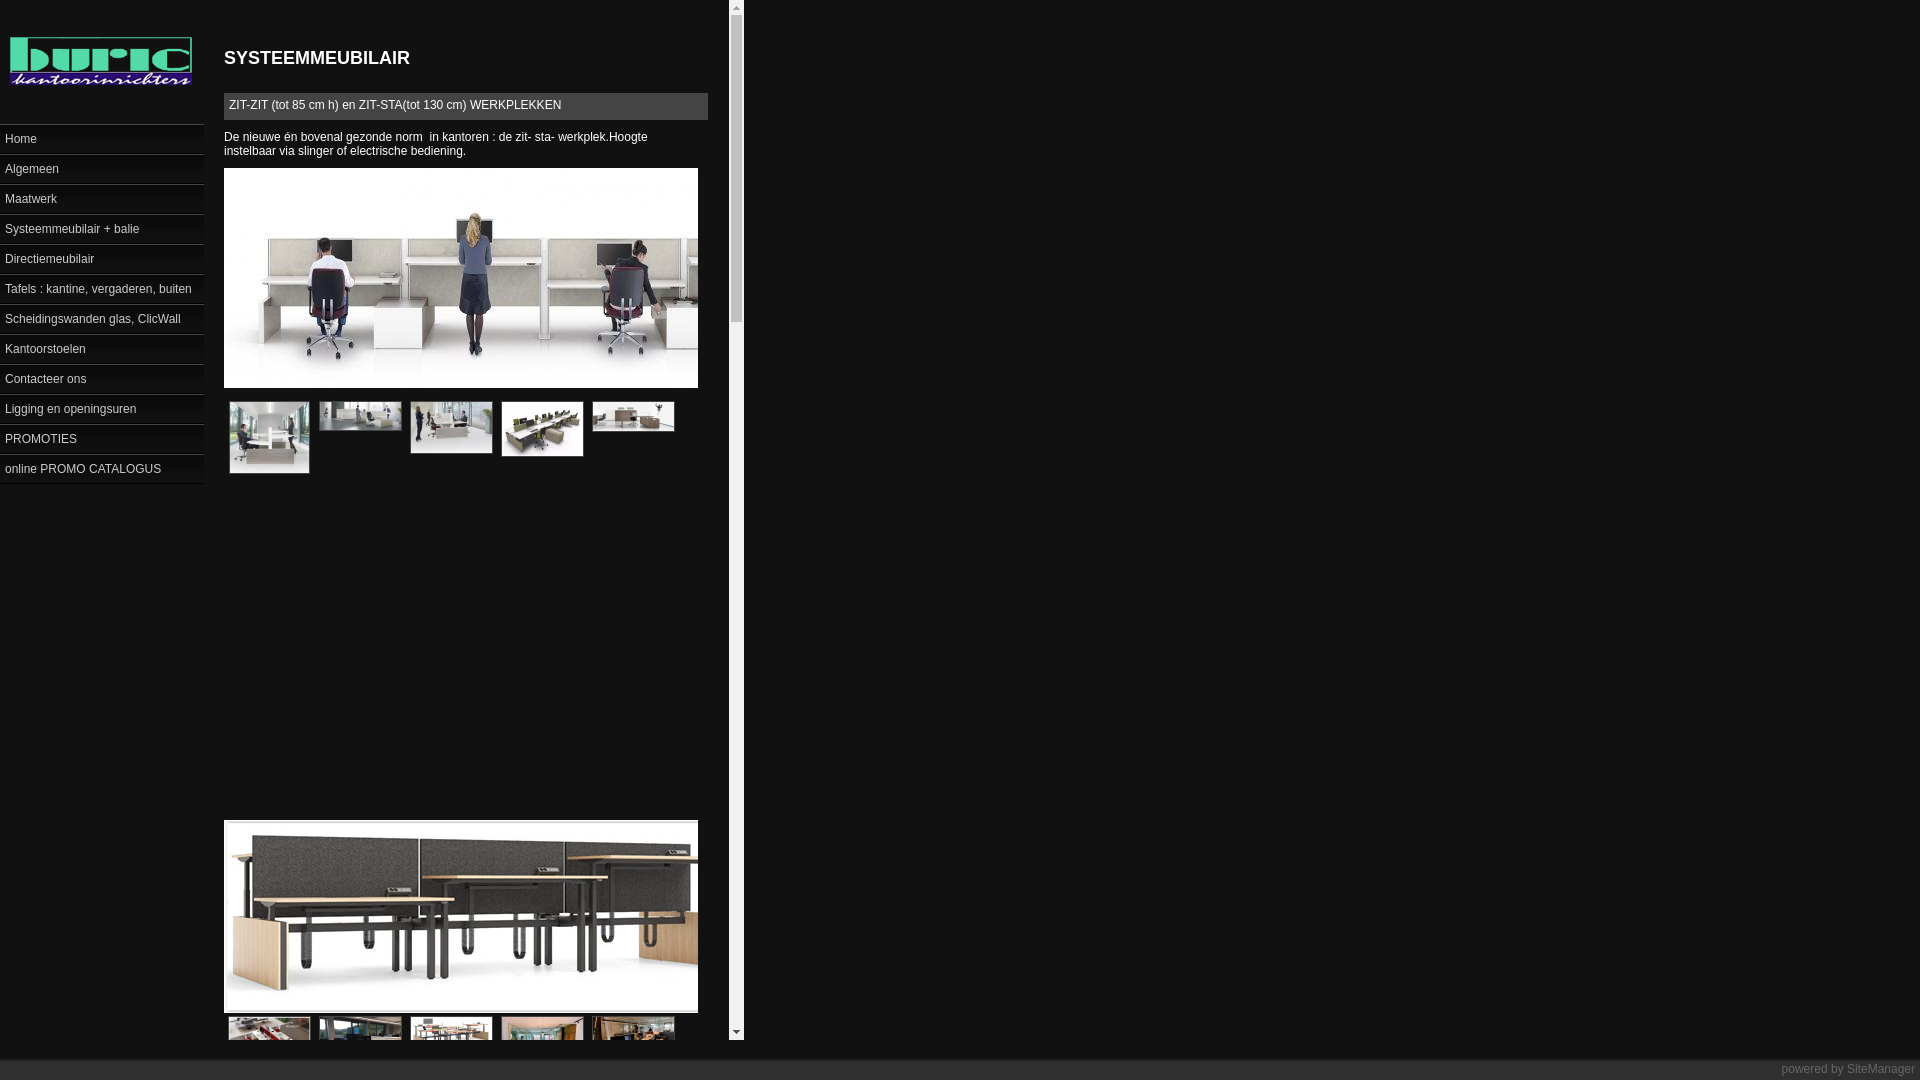  I want to click on 'Kantoorstoelen', so click(100, 346).